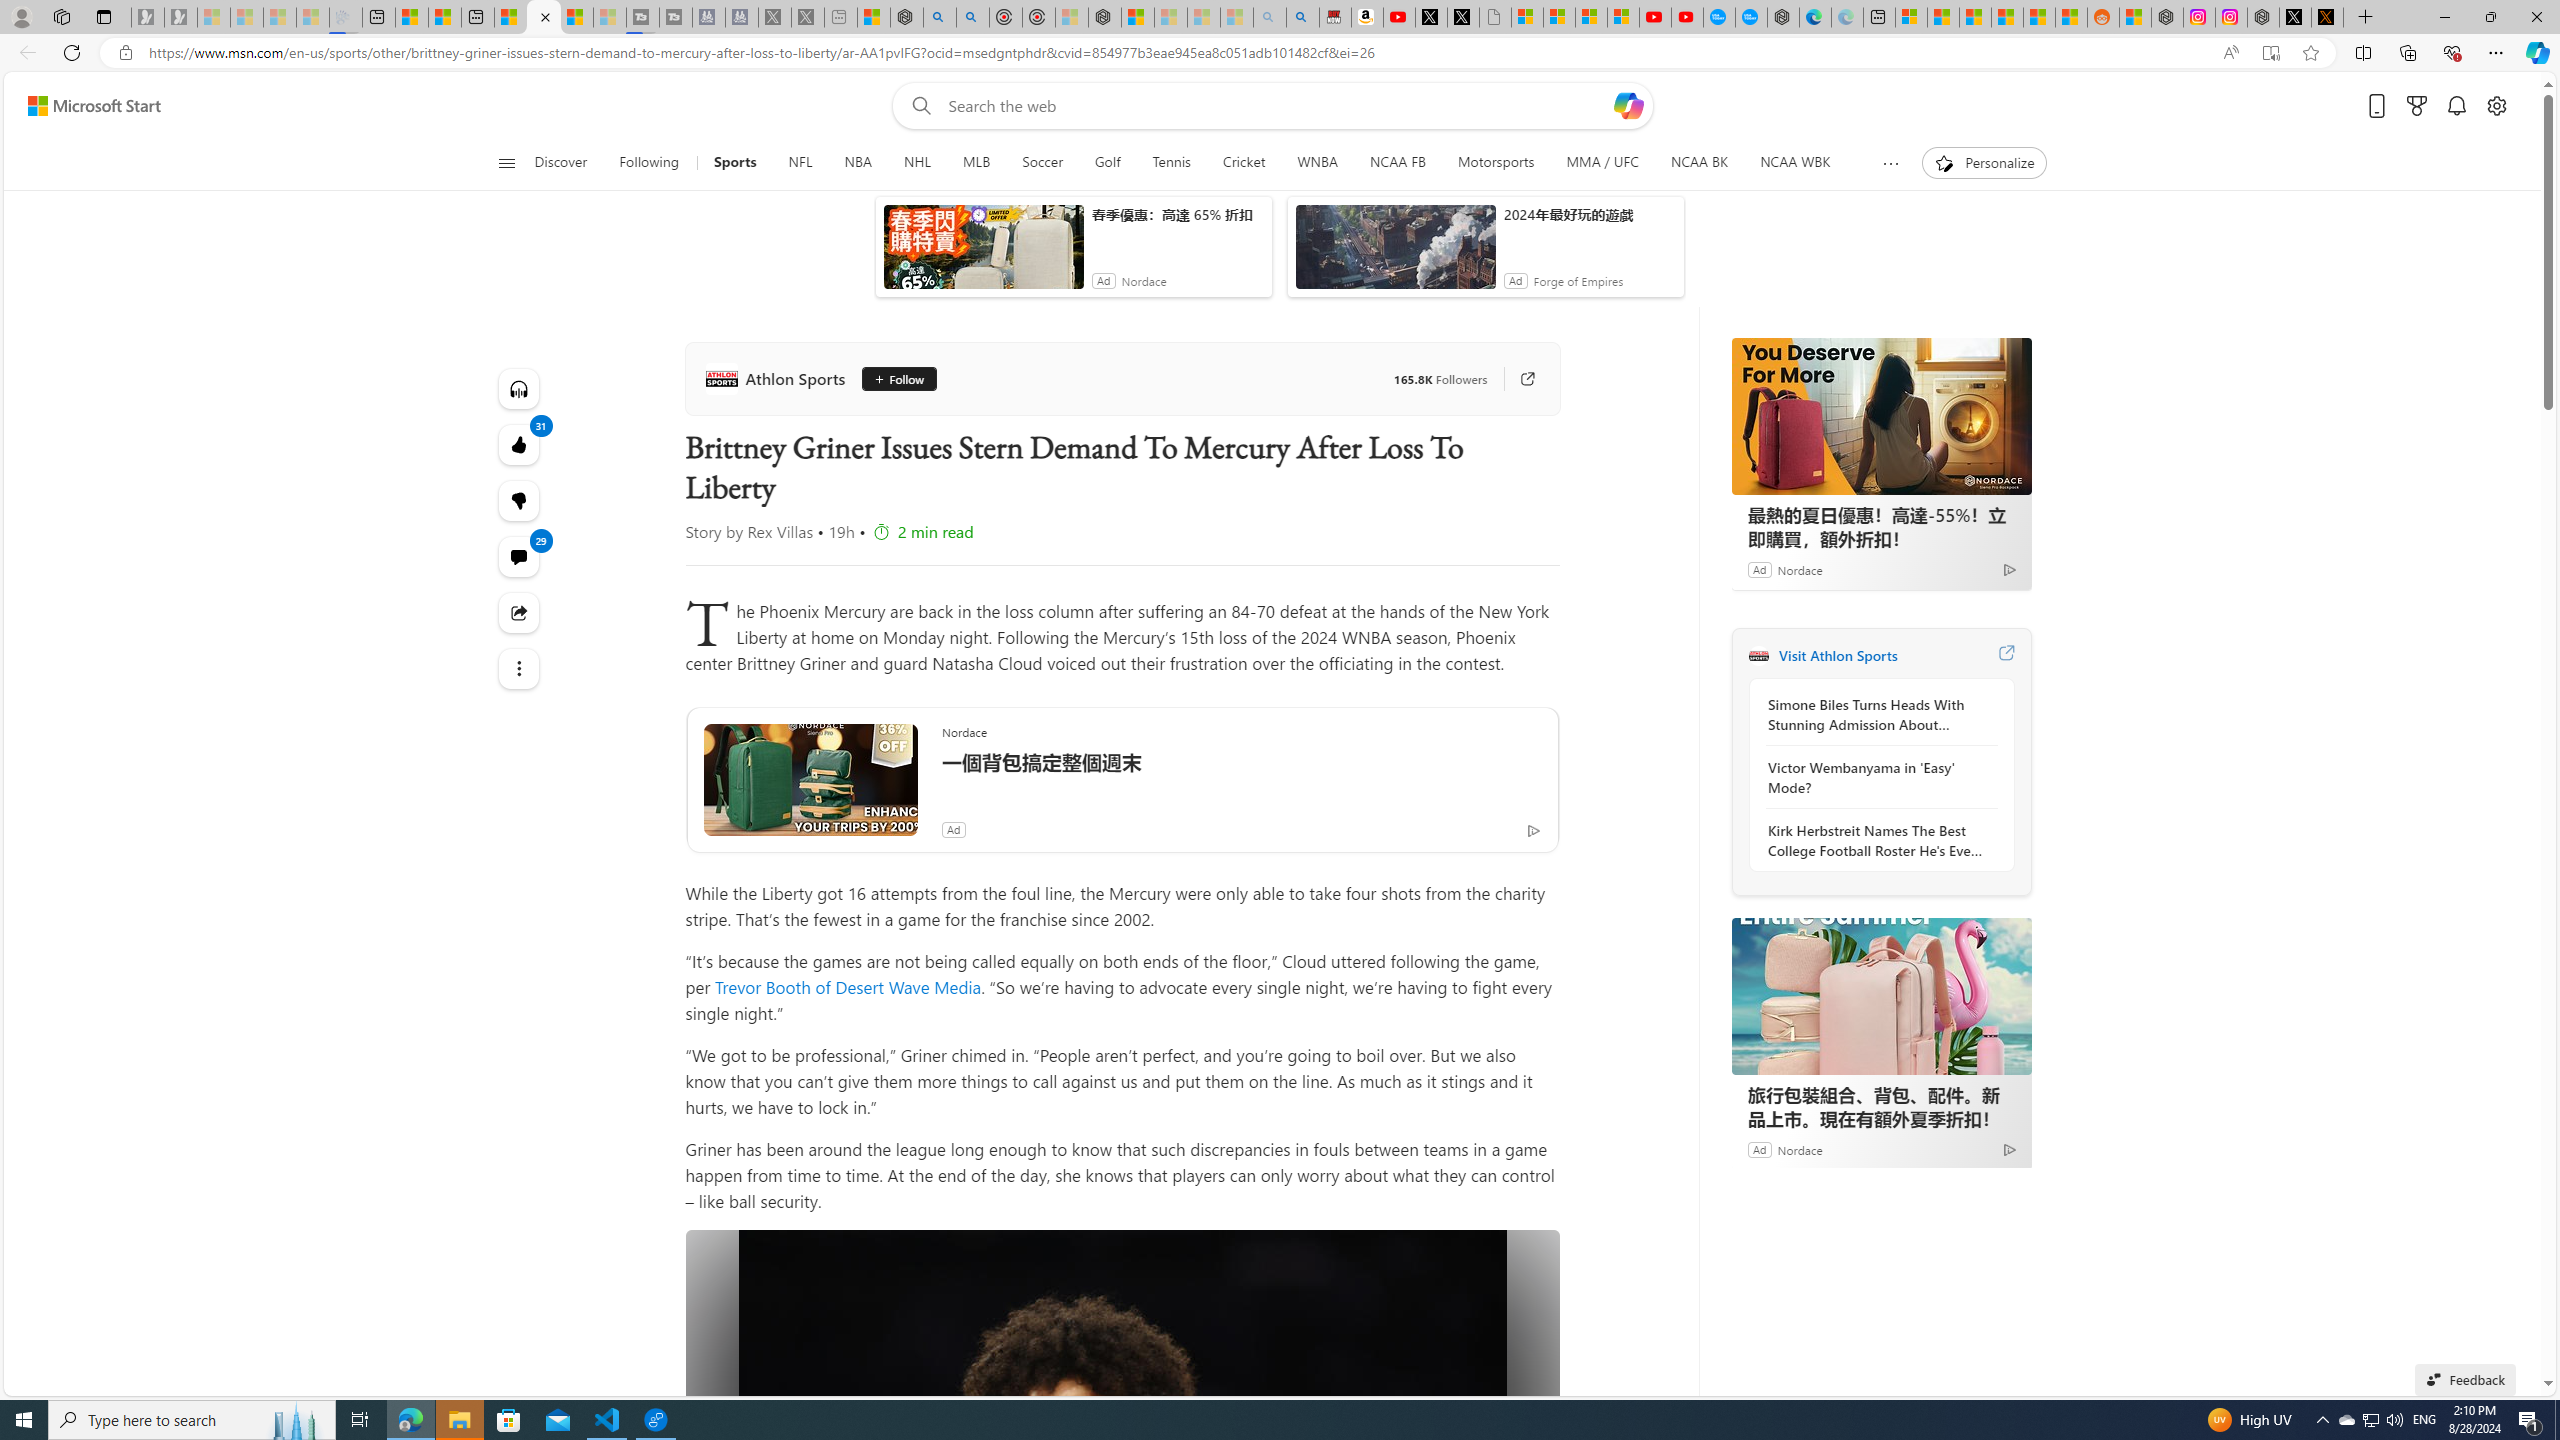 This screenshot has width=2560, height=1440. I want to click on 'View comments 29 Comment', so click(518, 556).